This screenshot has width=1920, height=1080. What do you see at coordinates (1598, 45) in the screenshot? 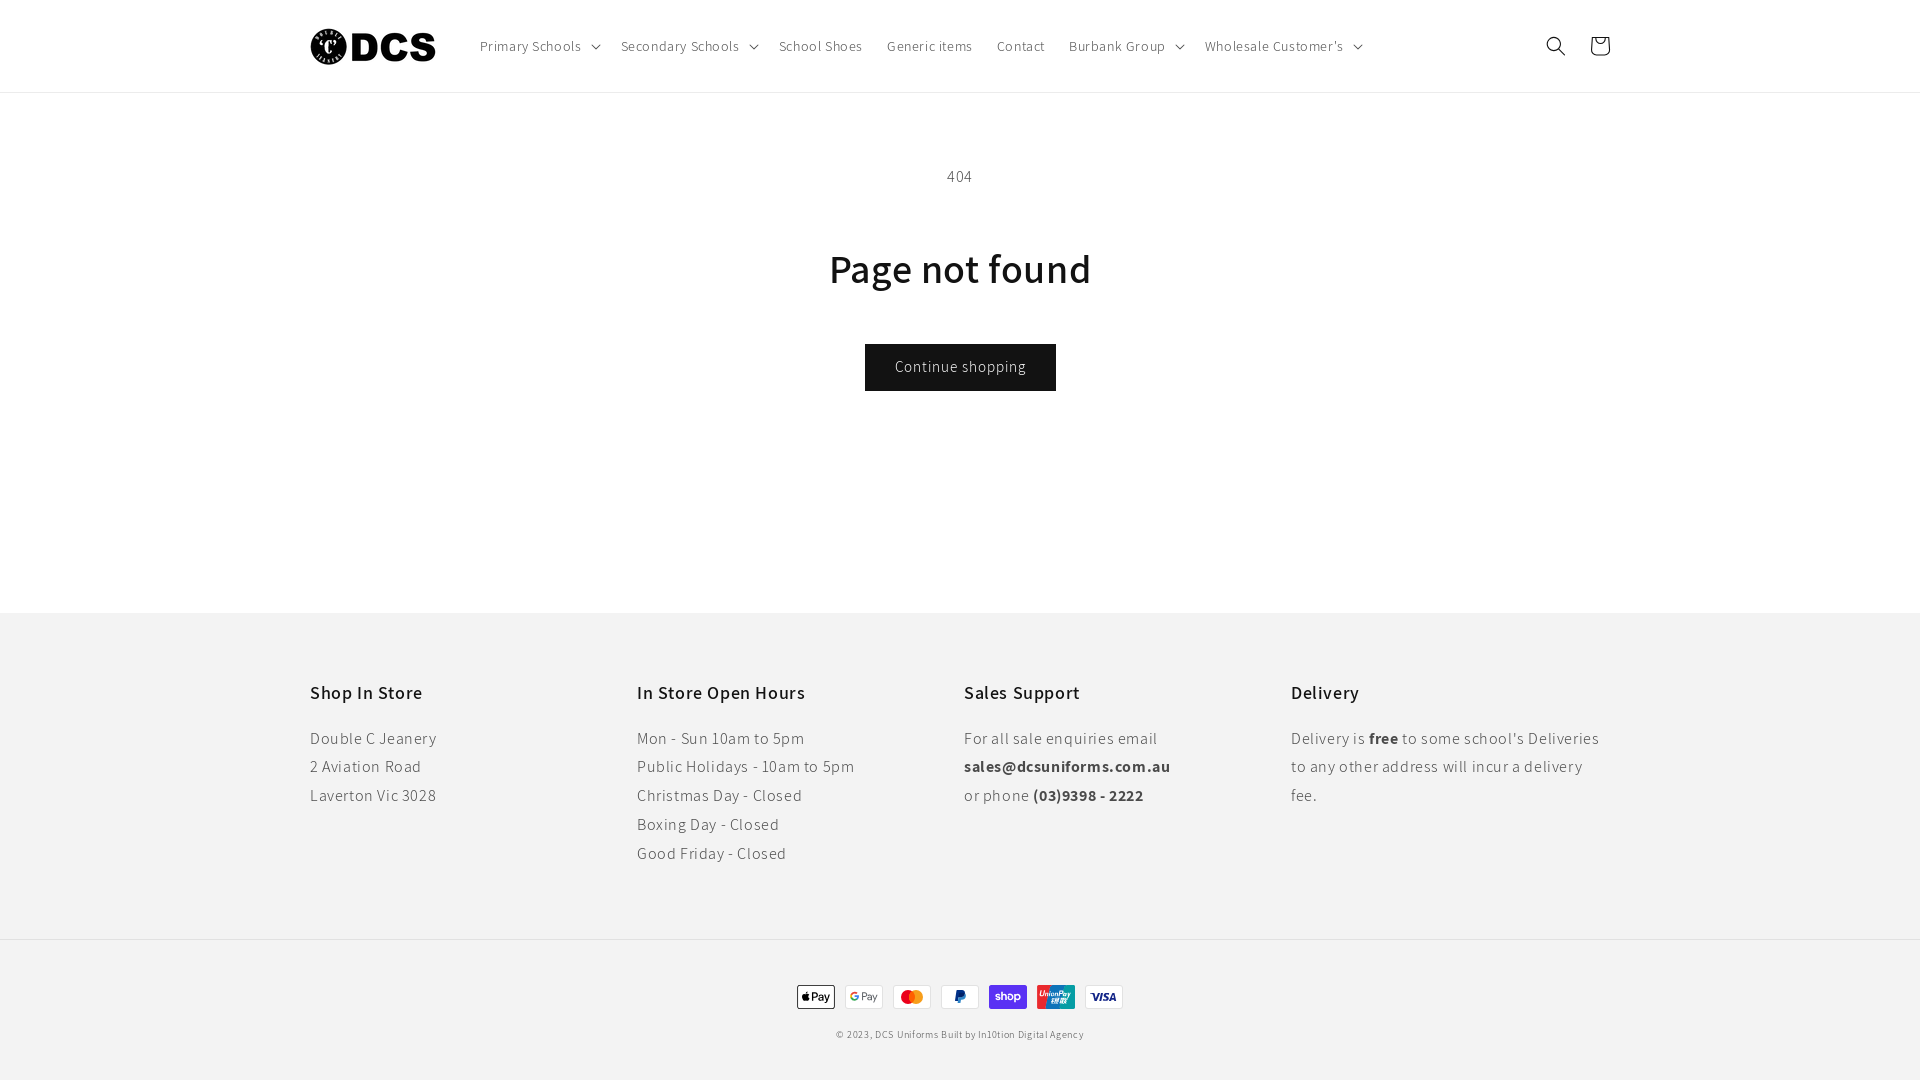
I see `'Cart'` at bounding box center [1598, 45].